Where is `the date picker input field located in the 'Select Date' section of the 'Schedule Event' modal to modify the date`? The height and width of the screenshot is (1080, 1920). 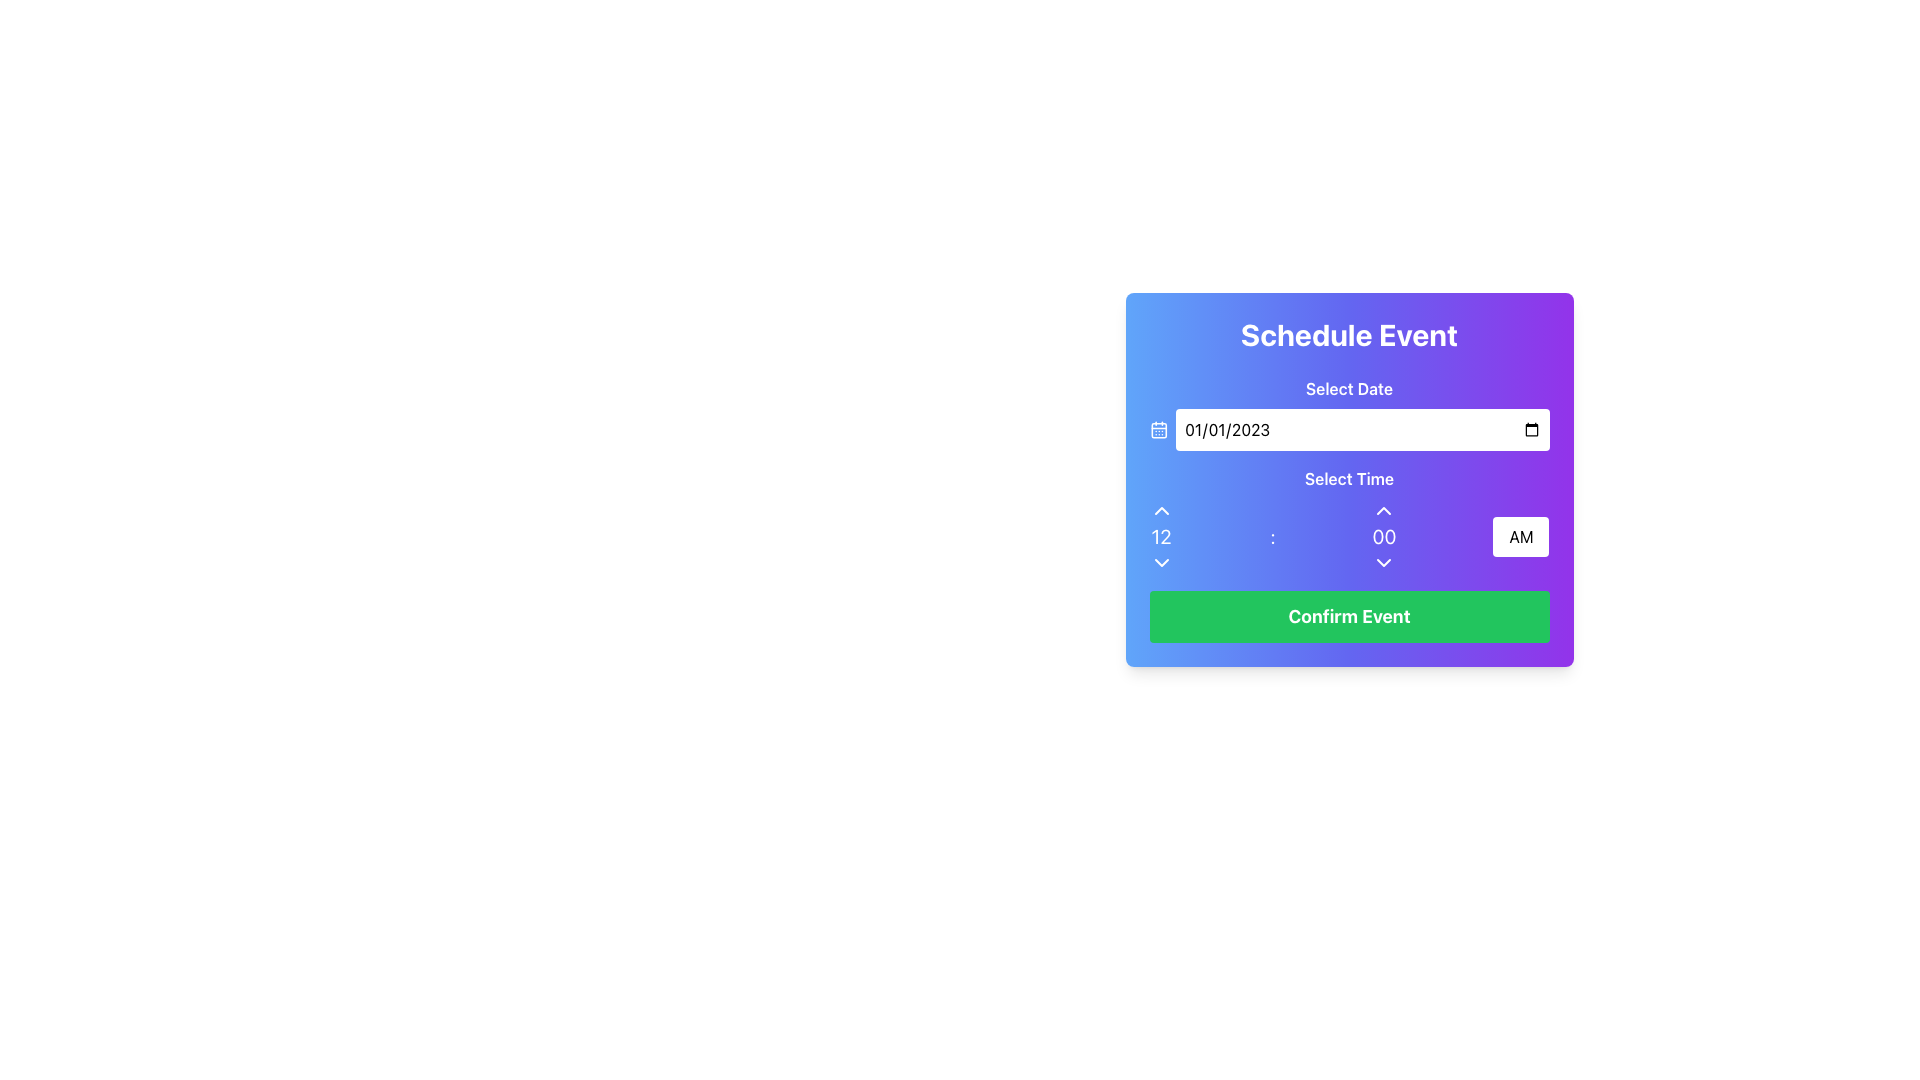
the date picker input field located in the 'Select Date' section of the 'Schedule Event' modal to modify the date is located at coordinates (1349, 428).